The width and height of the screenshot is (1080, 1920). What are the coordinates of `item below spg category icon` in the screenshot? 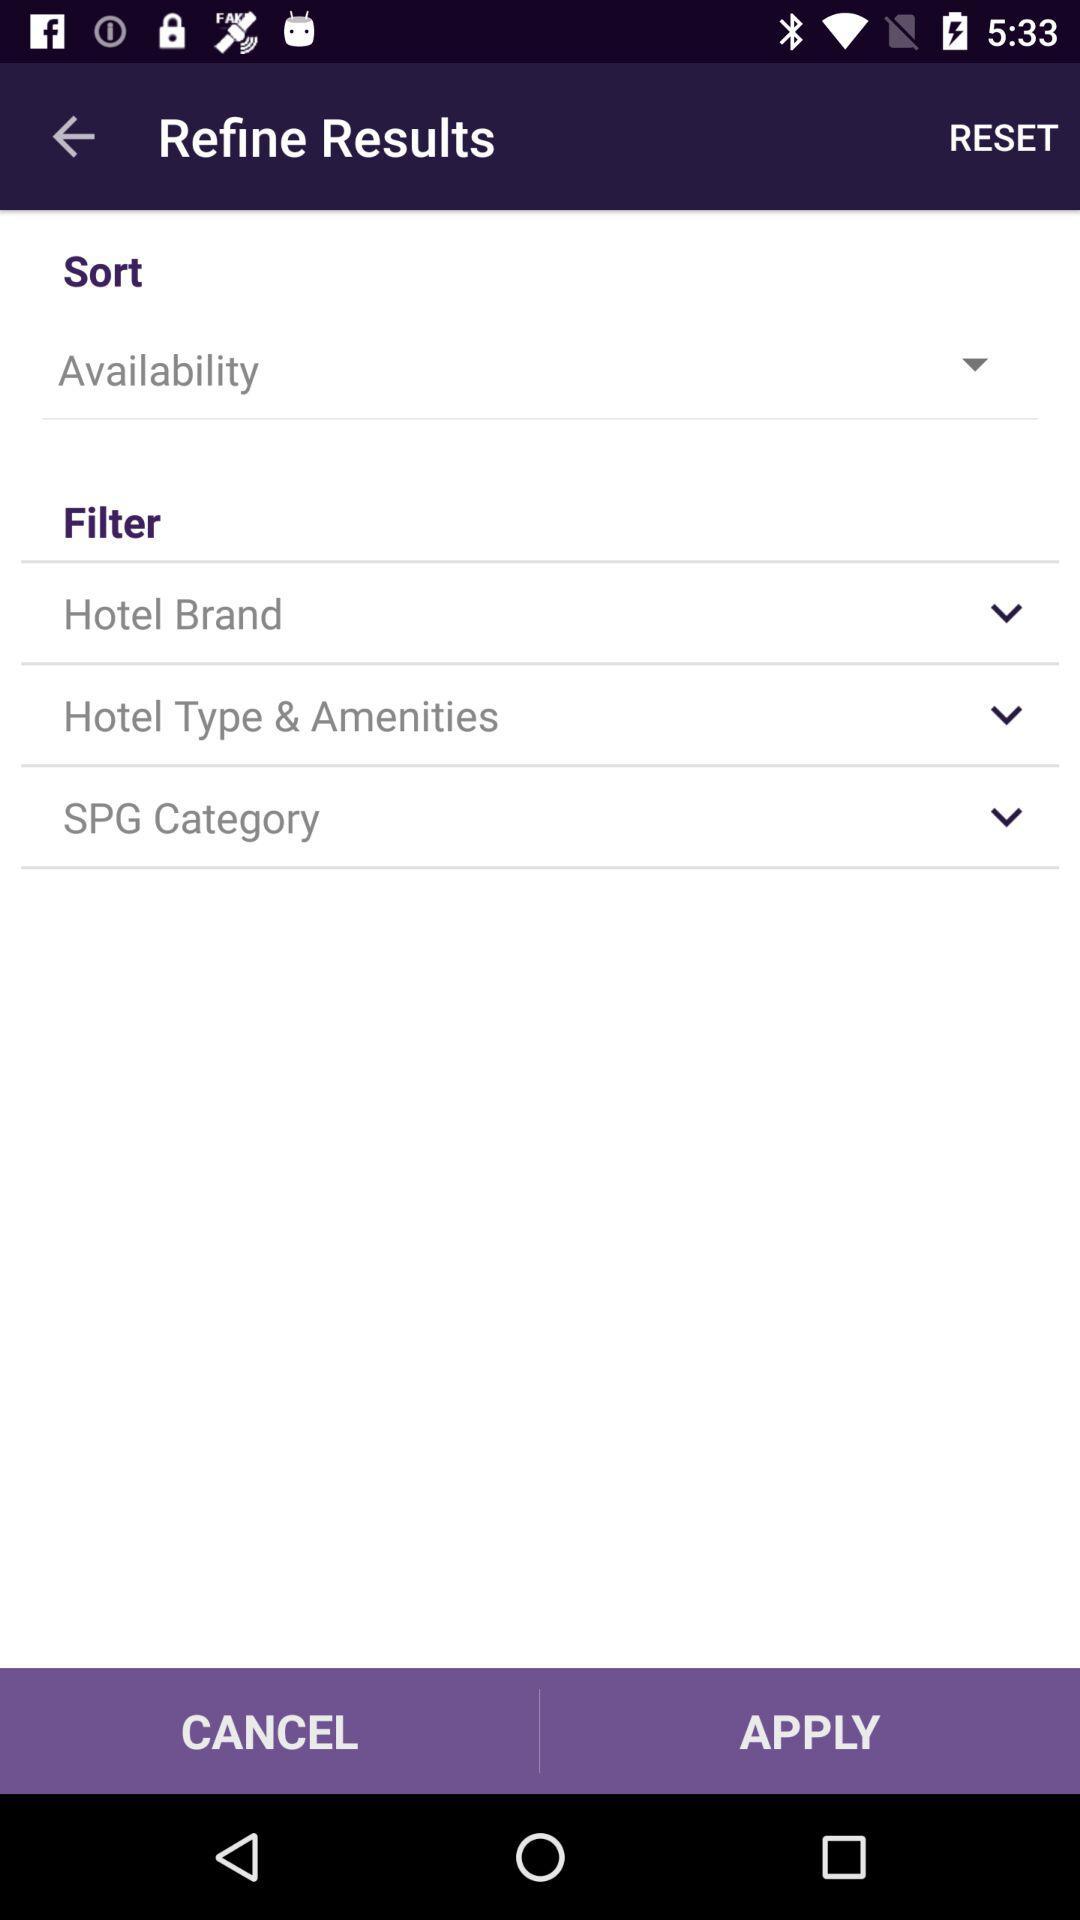 It's located at (810, 1730).